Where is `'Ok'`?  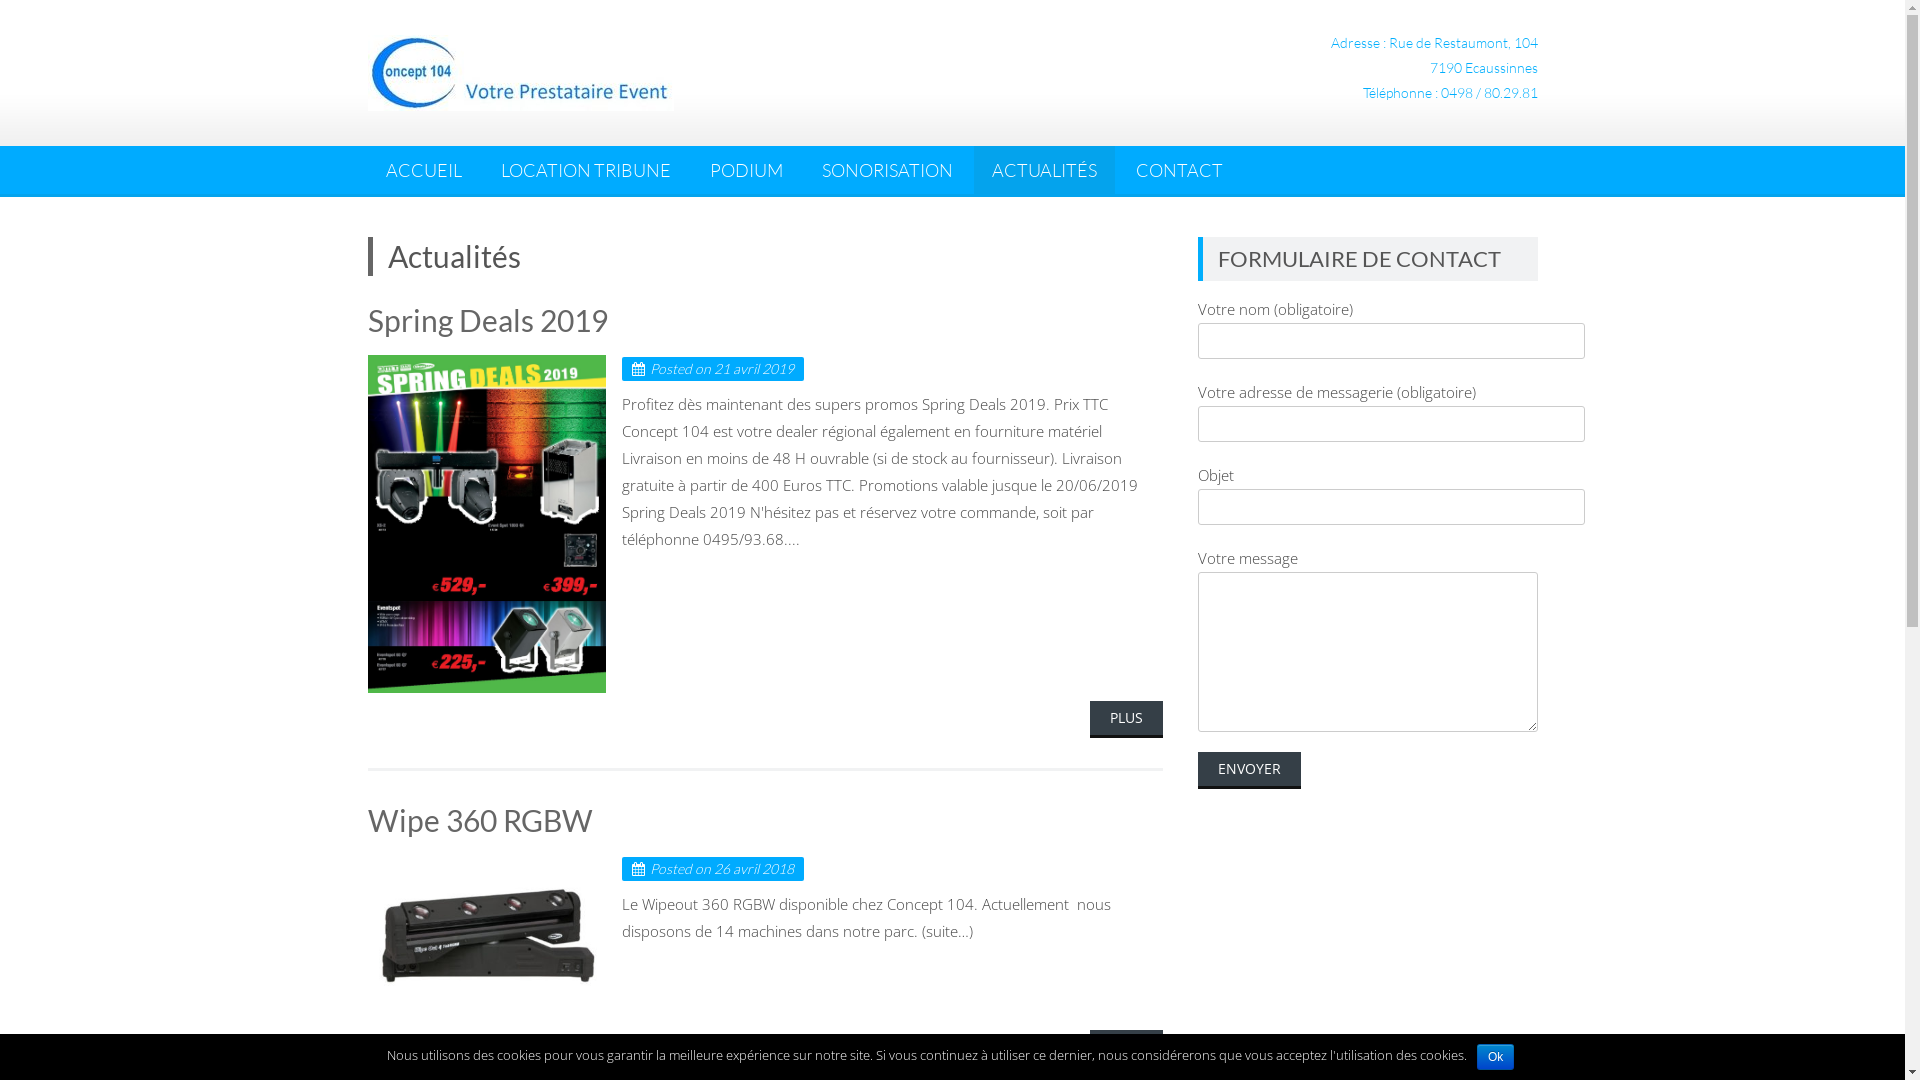 'Ok' is located at coordinates (1495, 1055).